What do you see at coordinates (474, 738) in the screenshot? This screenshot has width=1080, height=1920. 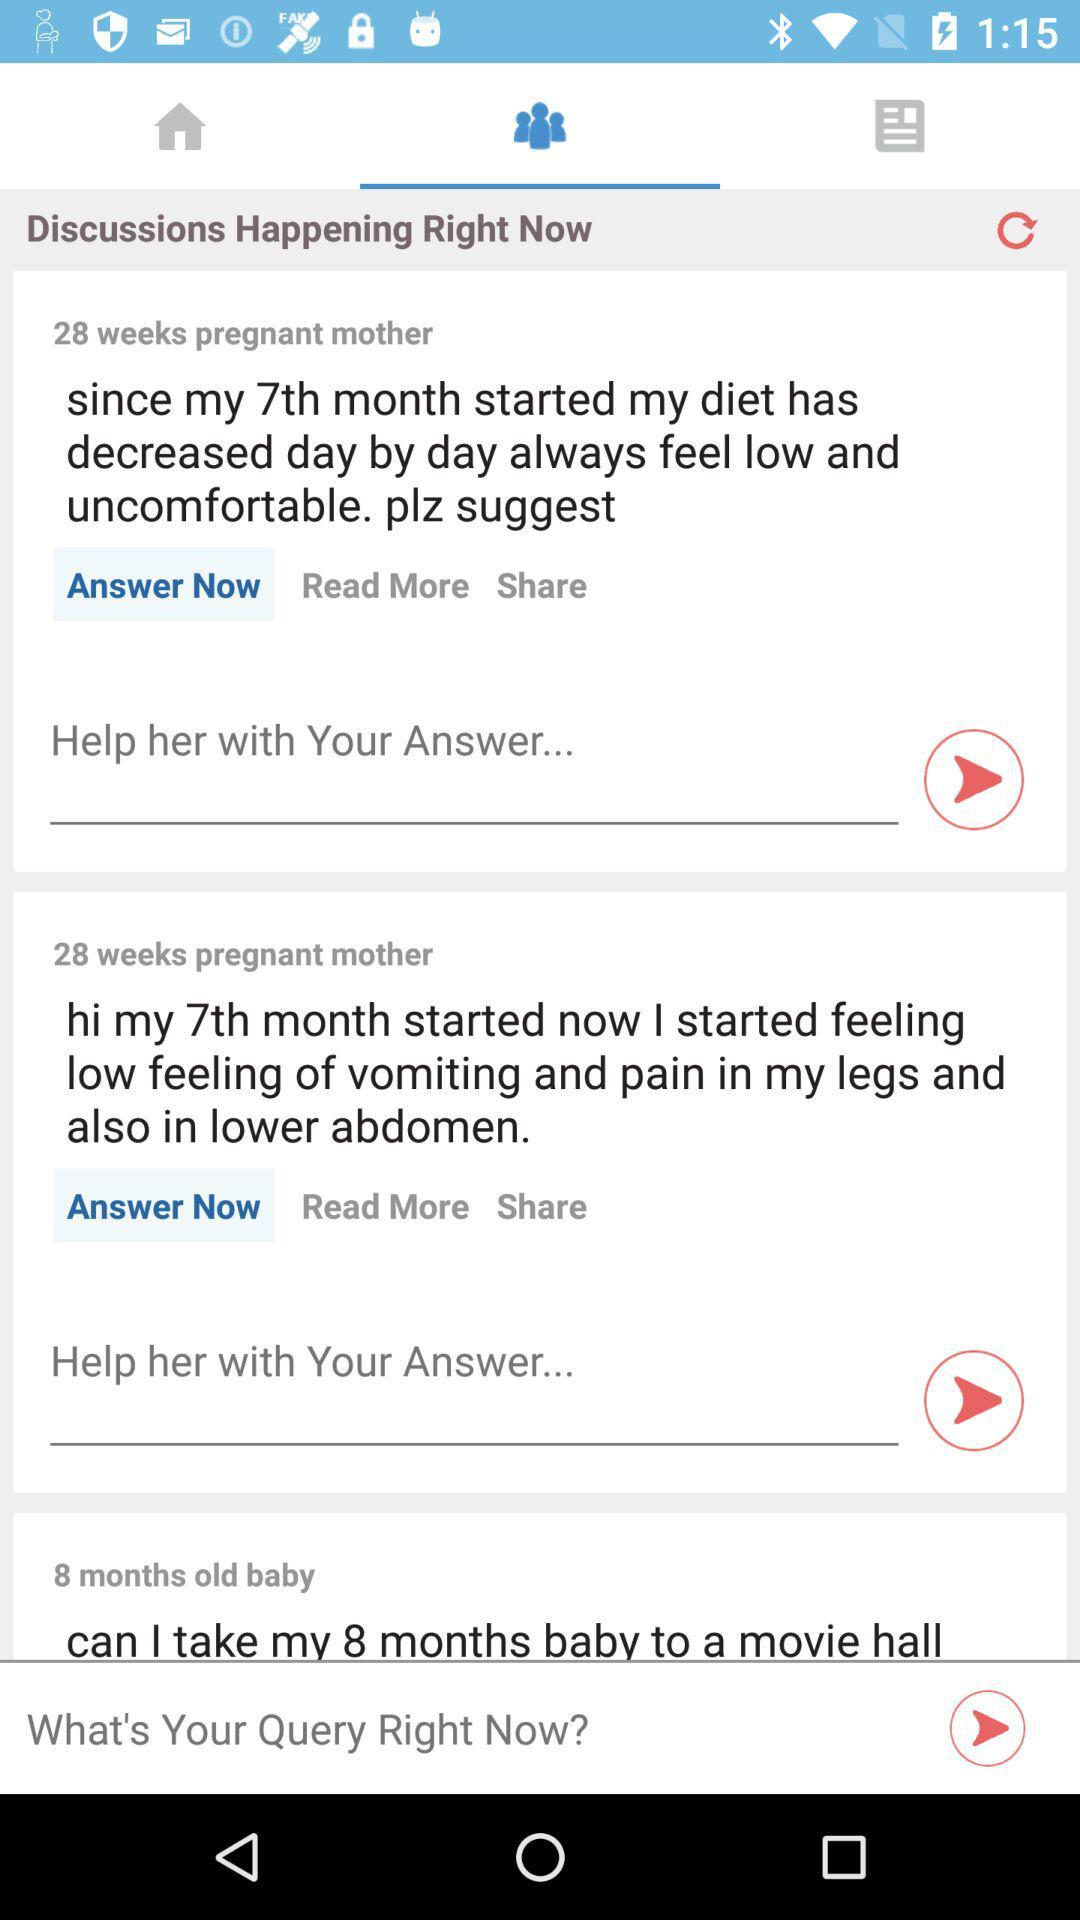 I see `answer discussion prompt` at bounding box center [474, 738].